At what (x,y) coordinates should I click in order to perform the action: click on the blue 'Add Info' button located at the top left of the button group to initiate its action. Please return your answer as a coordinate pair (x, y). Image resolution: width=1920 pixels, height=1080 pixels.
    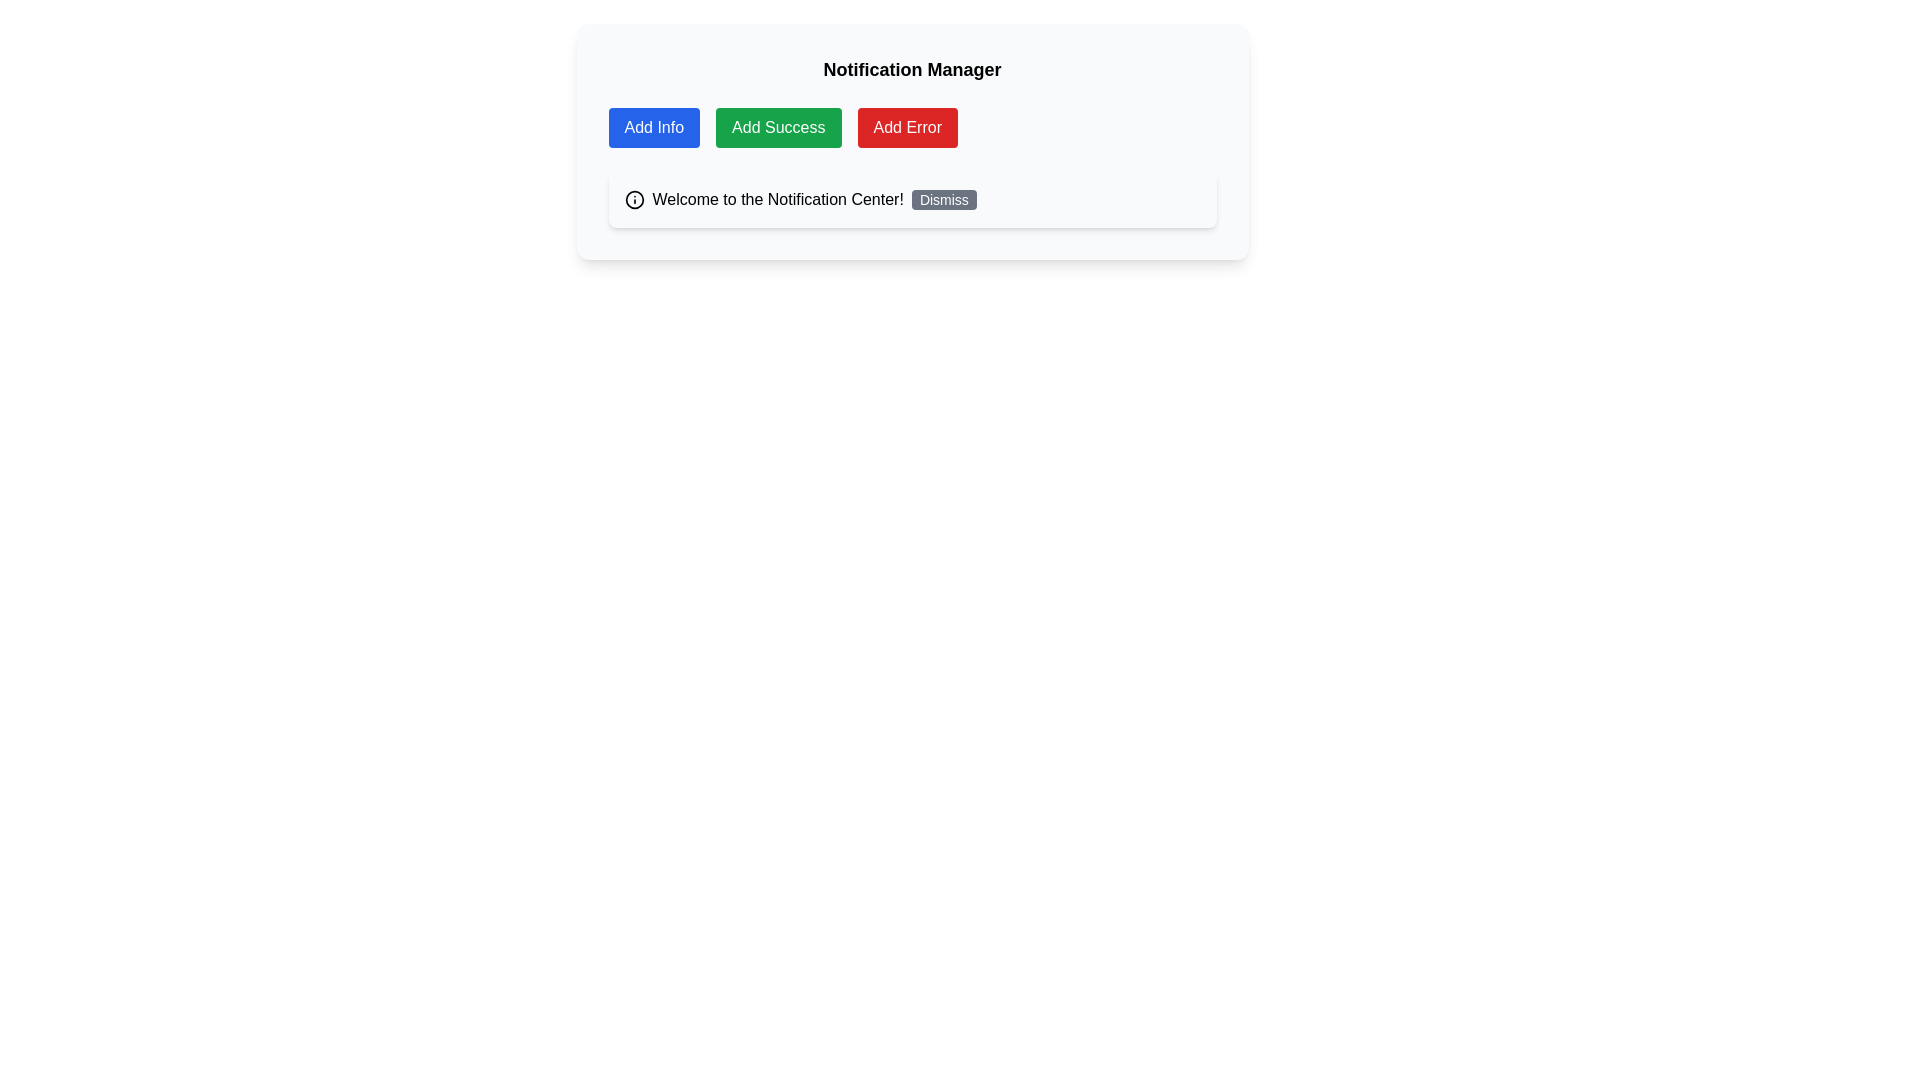
    Looking at the image, I should click on (653, 127).